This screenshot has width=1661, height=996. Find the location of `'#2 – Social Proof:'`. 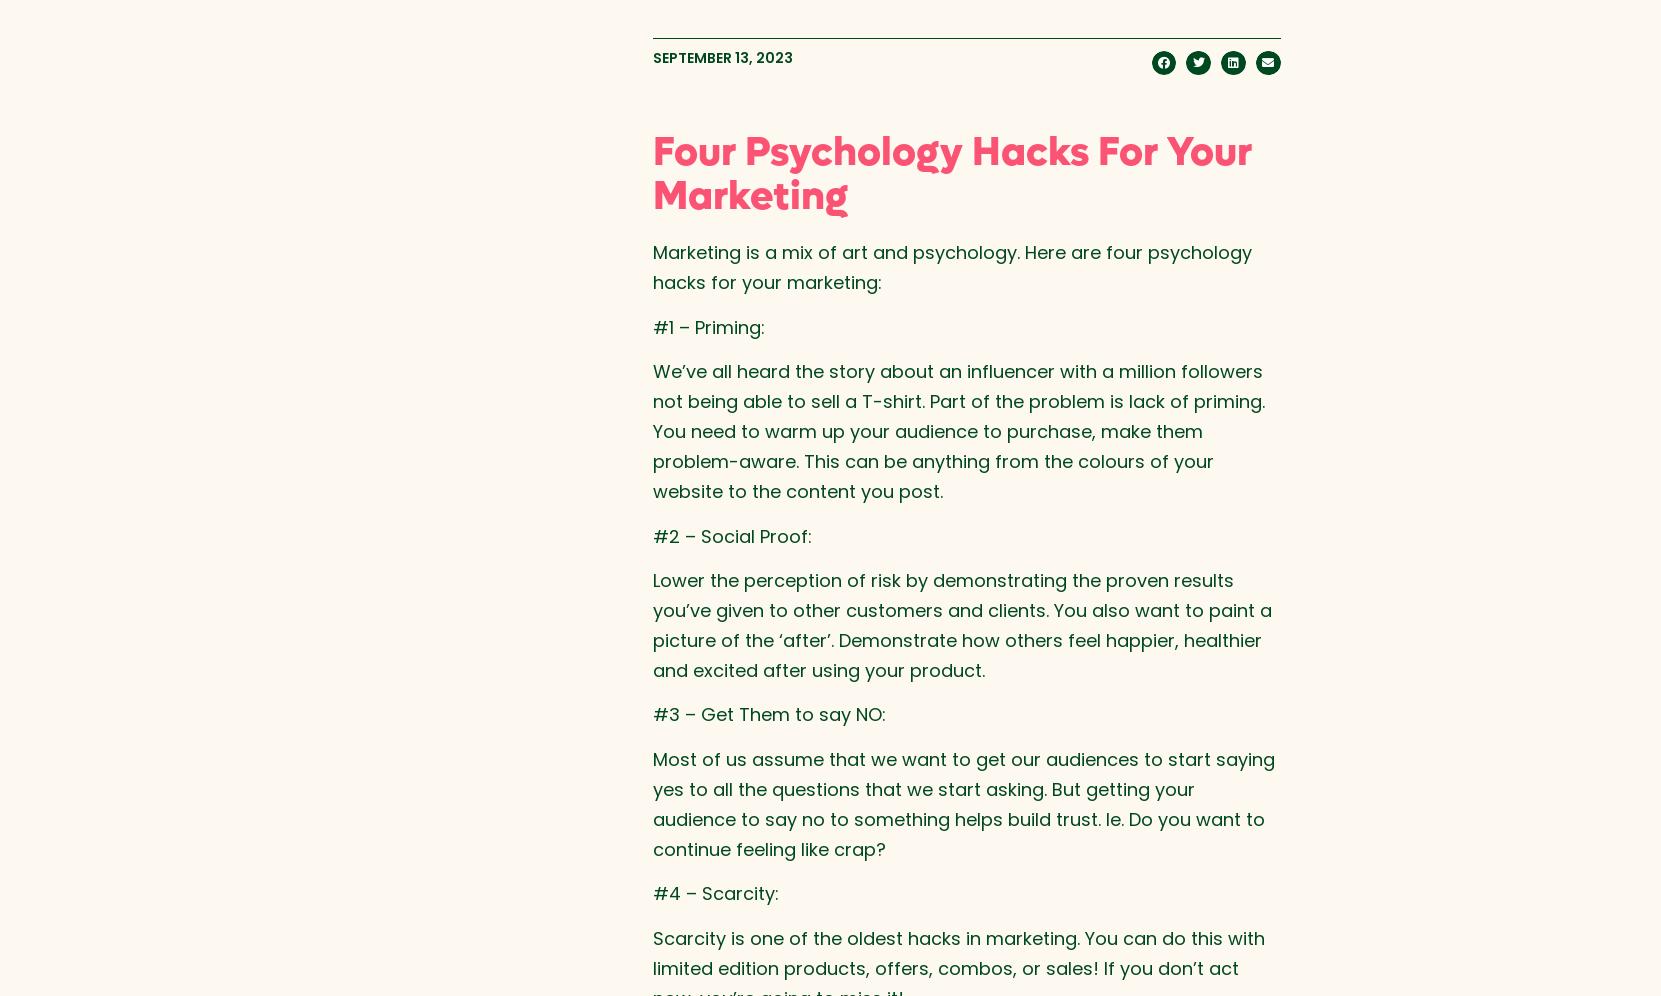

'#2 – Social Proof:' is located at coordinates (731, 535).